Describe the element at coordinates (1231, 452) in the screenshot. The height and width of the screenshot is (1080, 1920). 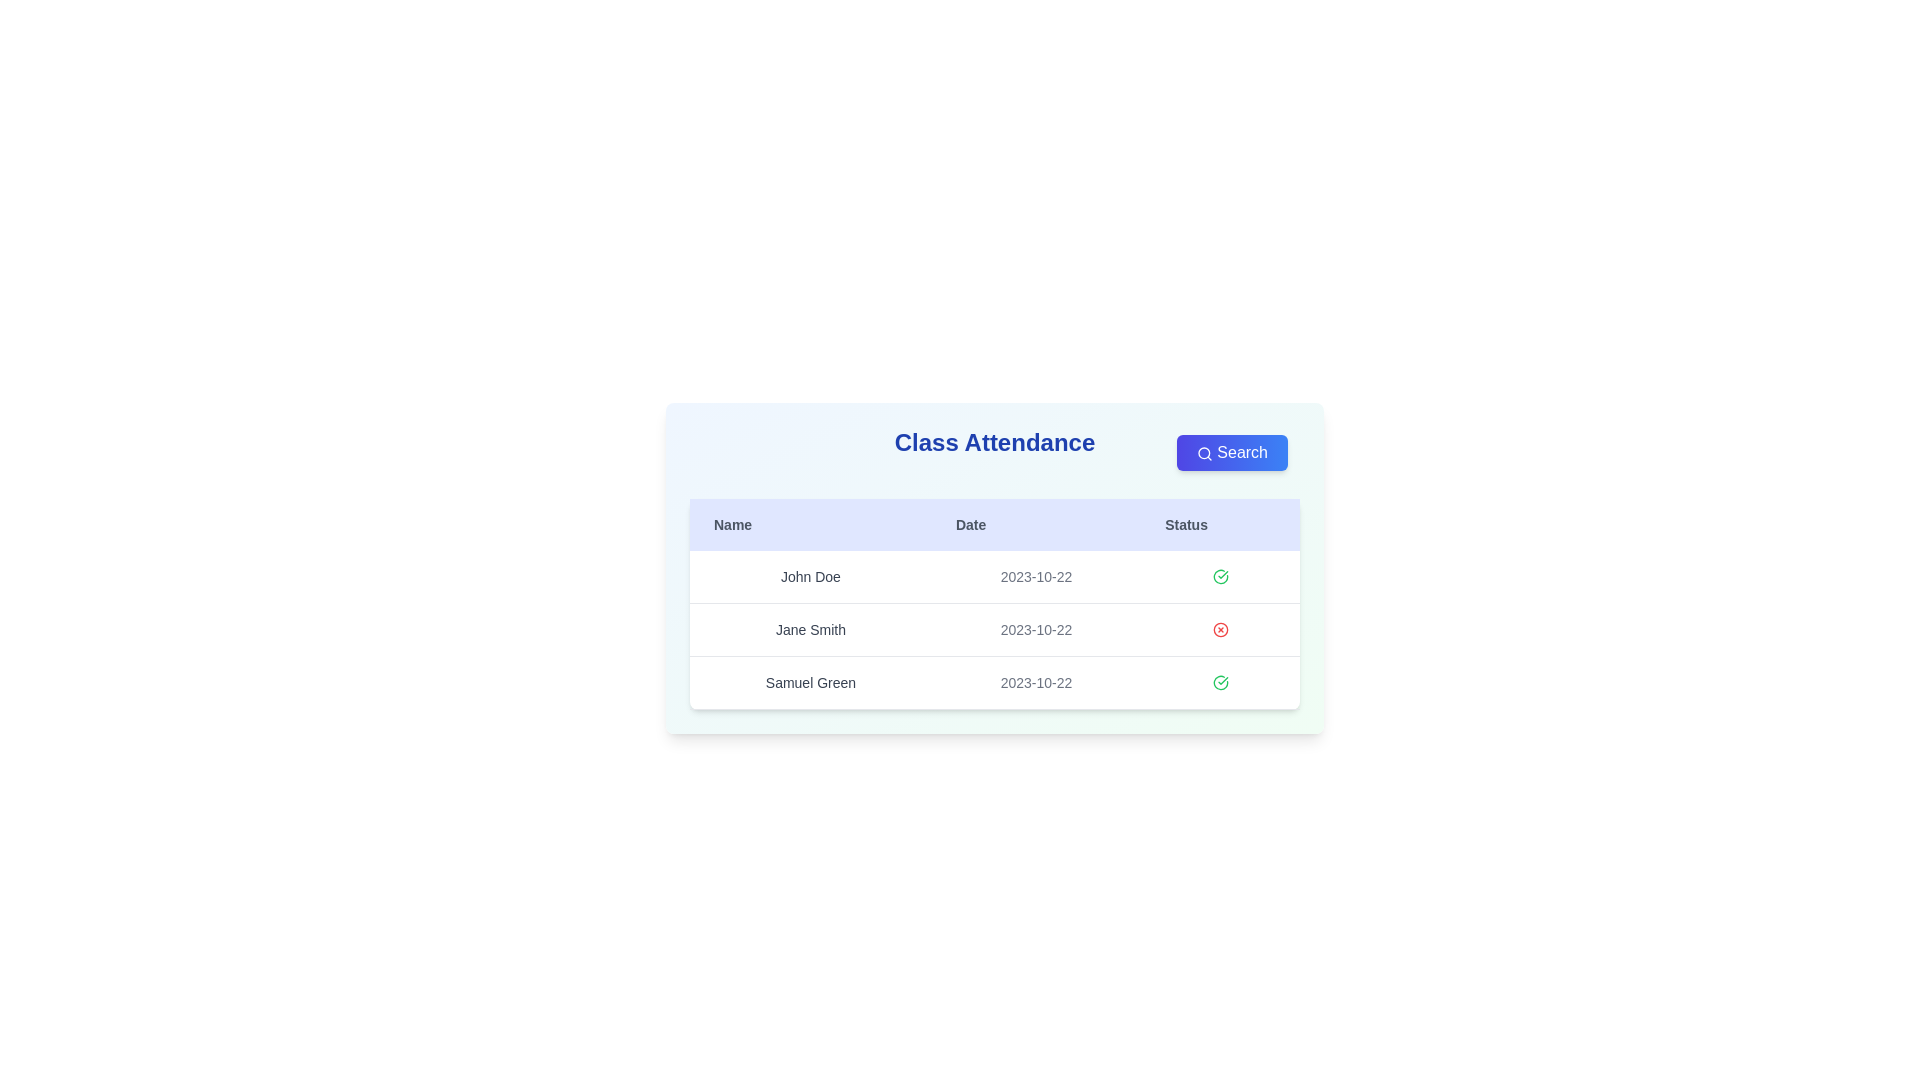
I see `the search button to initiate a search` at that location.